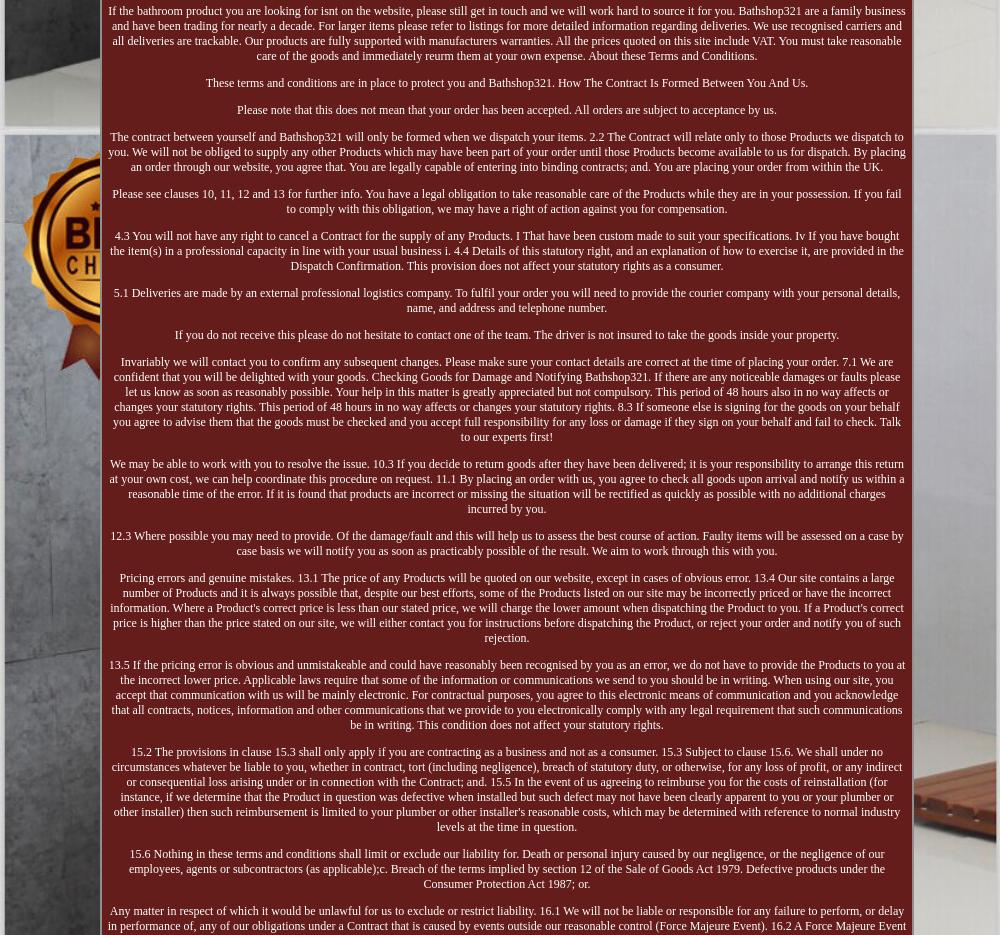 This screenshot has width=1000, height=935. What do you see at coordinates (506, 199) in the screenshot?
I see `'Please see clauses 10, 11, 12 and 13 for further info. You have a legal obligation to take reasonable care of the Products while they are in your possession. If you fail to comply with this obligation, we may have a right of action against you for compensation.'` at bounding box center [506, 199].